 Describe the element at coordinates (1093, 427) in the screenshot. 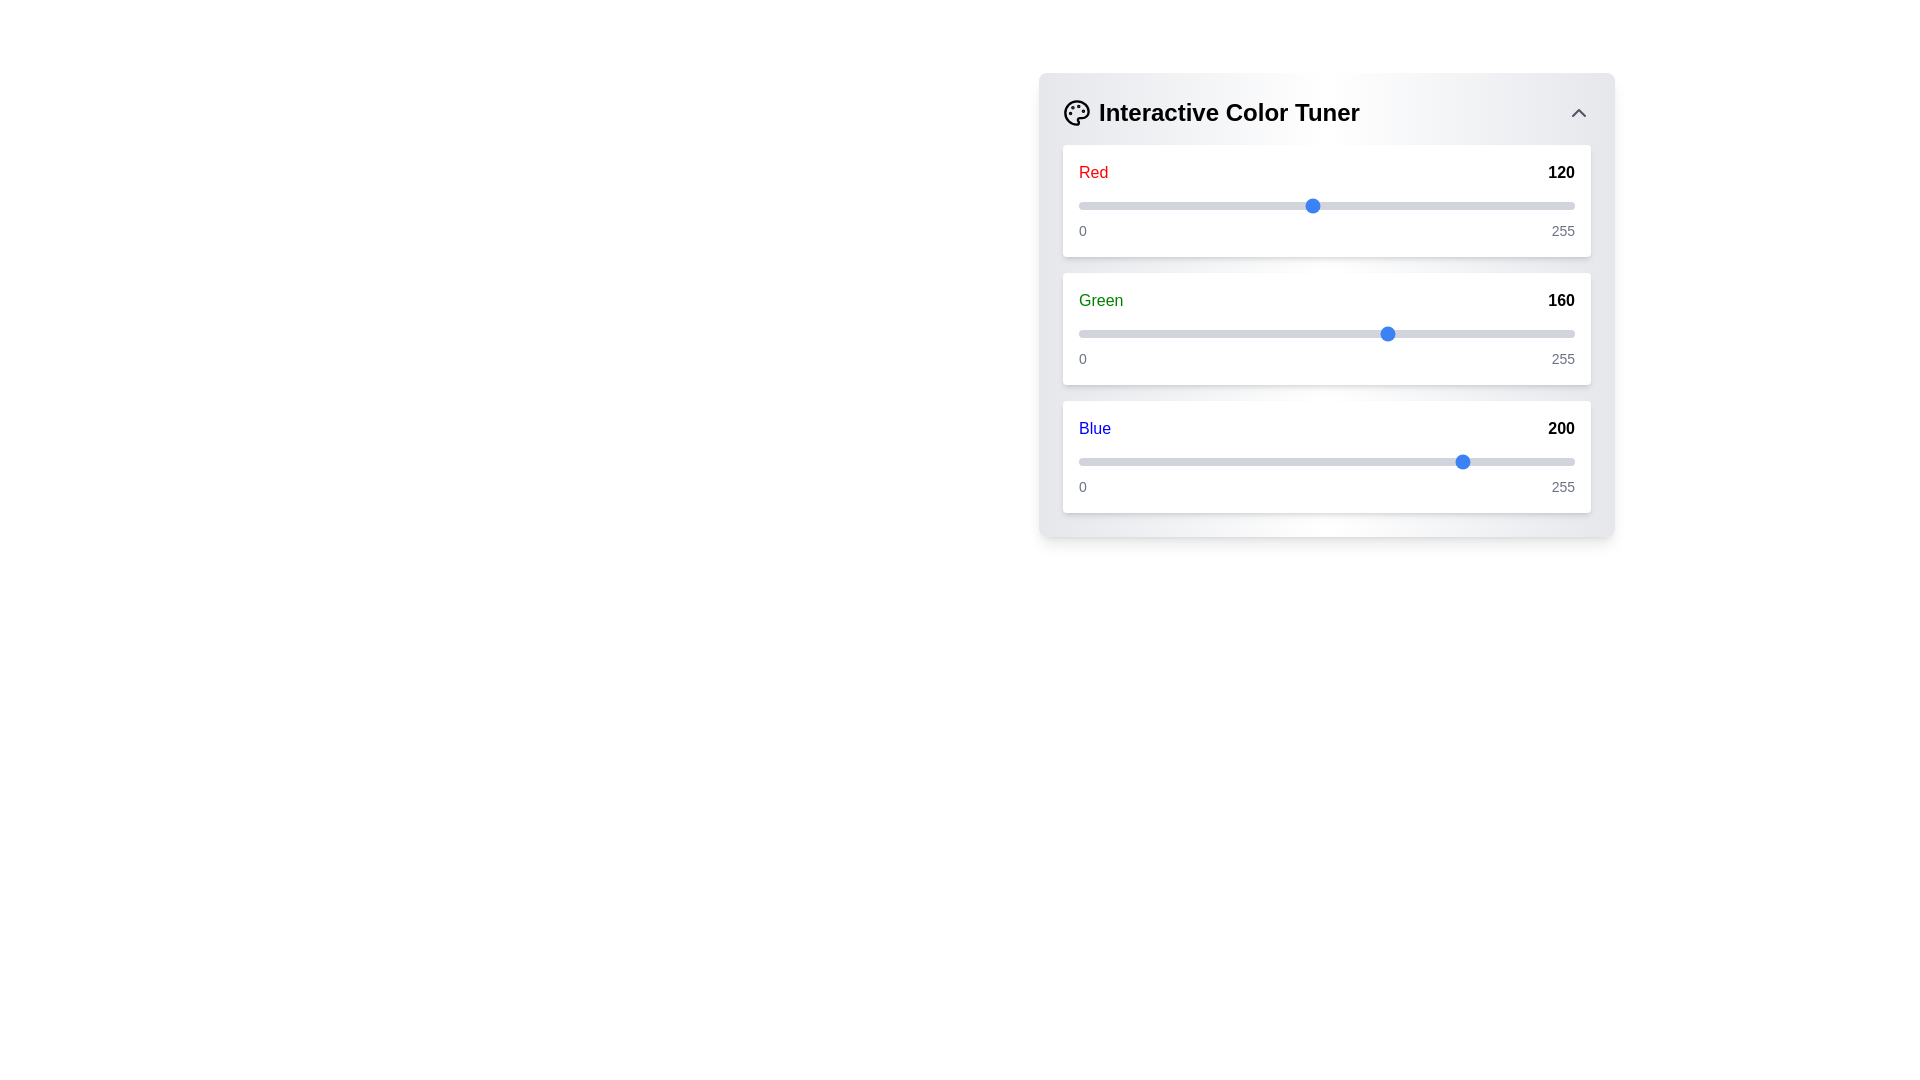

I see `the 'Blue' text label in the adjustable color tuner interface, which indicates the color component and is located to the left of the number '200'` at that location.